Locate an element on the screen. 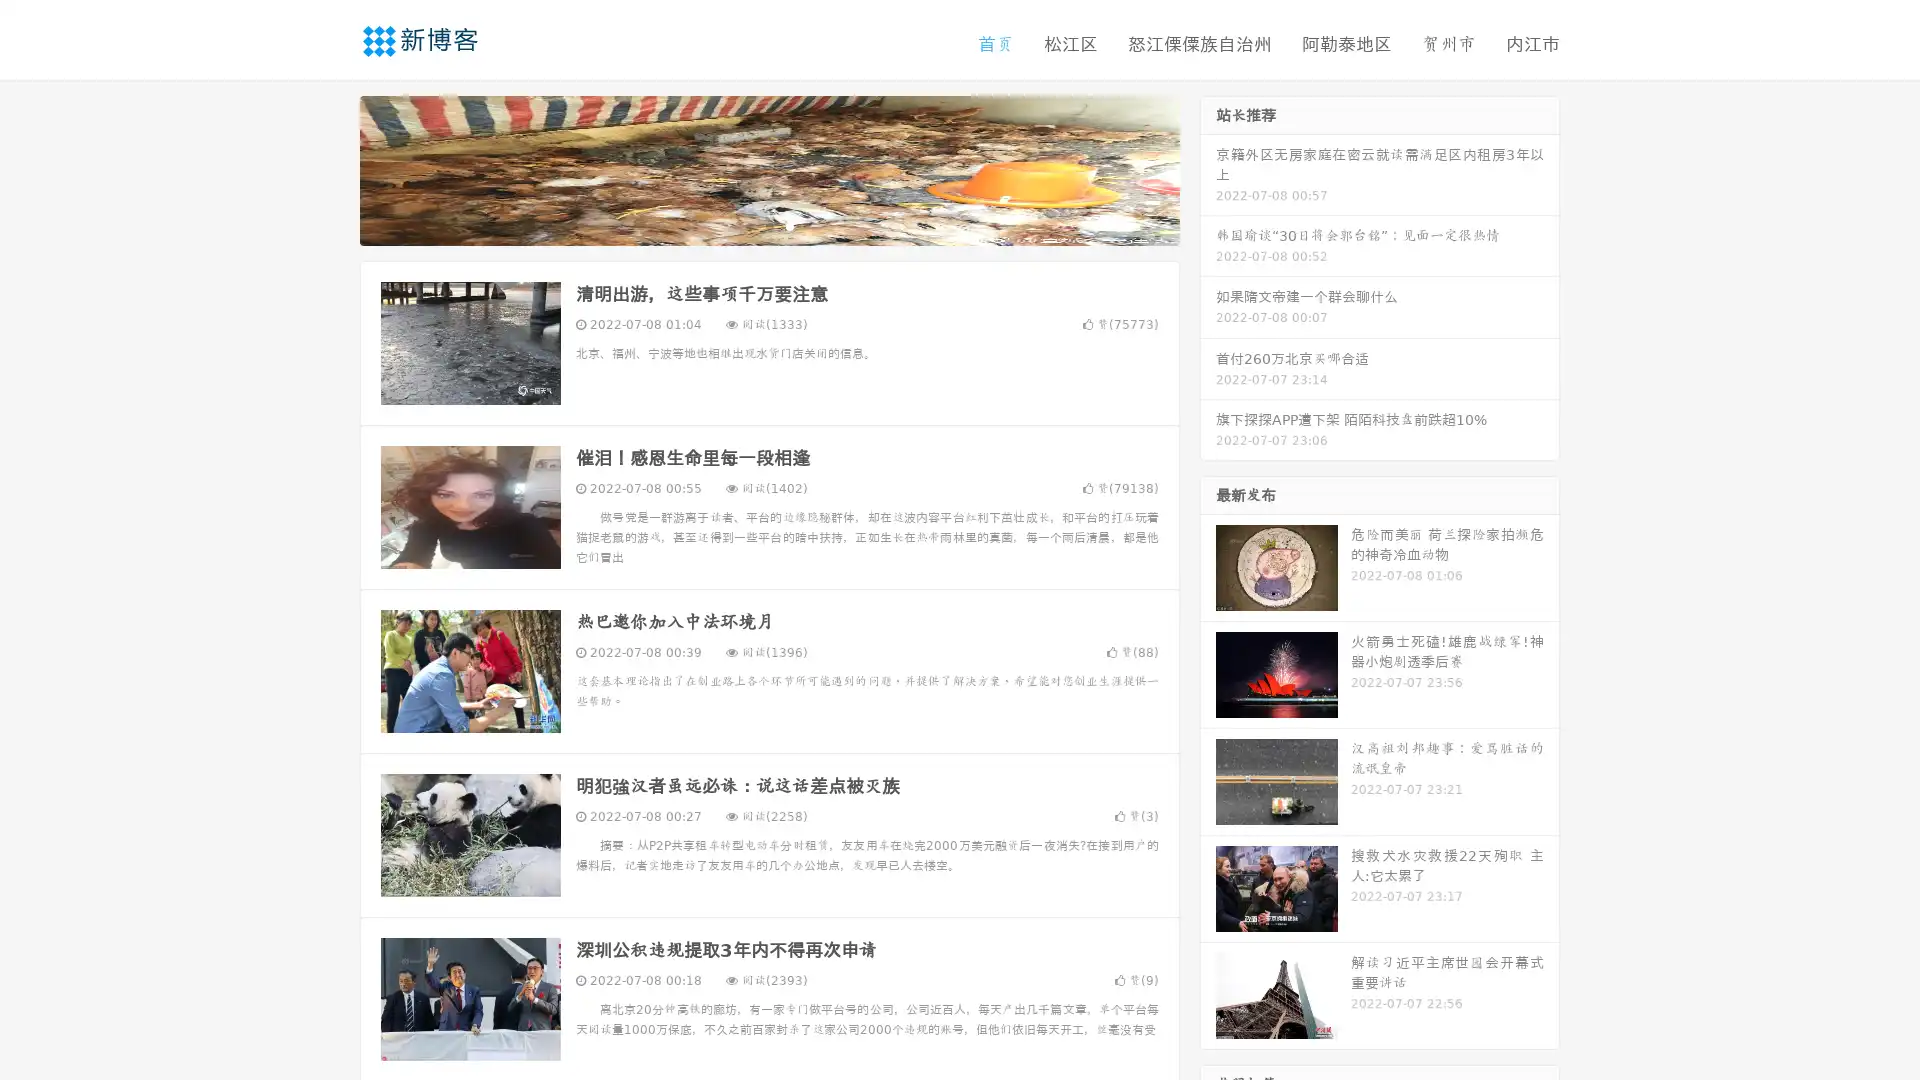 The width and height of the screenshot is (1920, 1080). Previous slide is located at coordinates (330, 168).